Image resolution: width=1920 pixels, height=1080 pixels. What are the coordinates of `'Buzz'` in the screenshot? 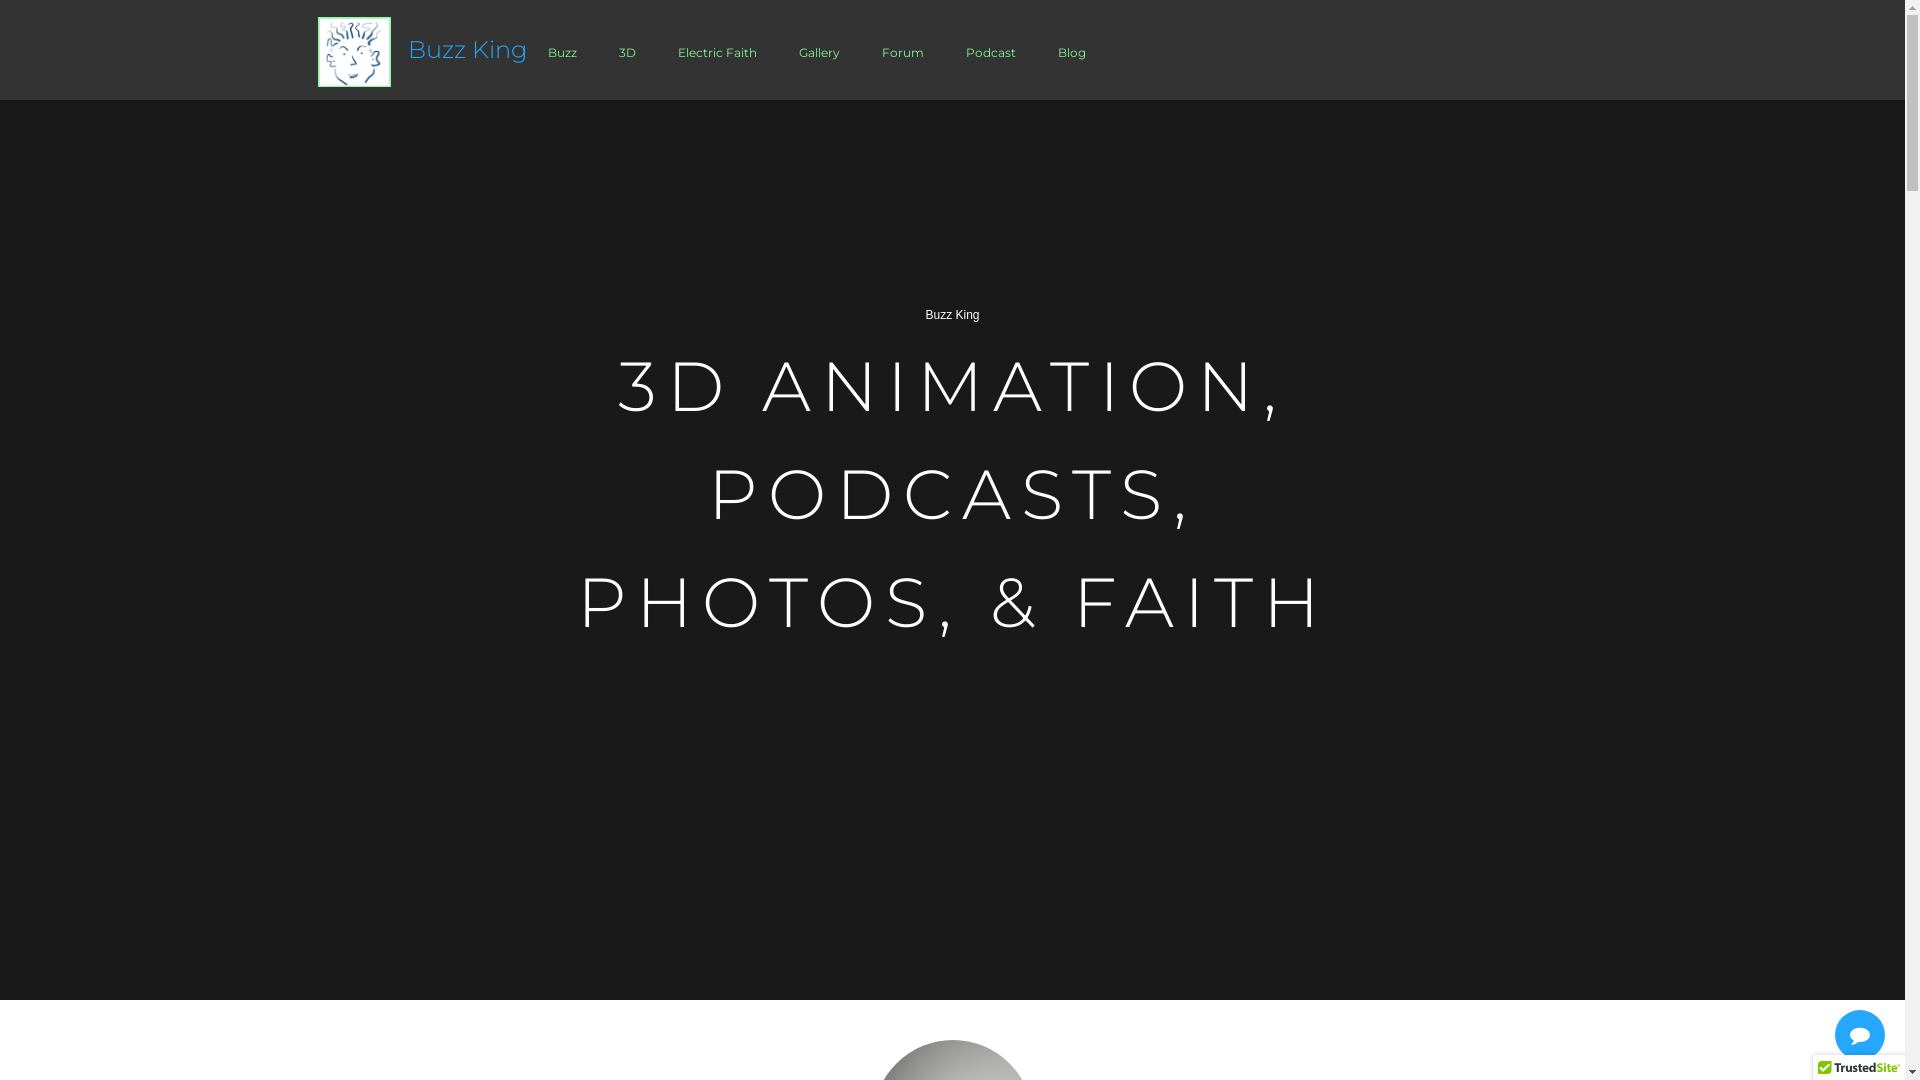 It's located at (561, 51).